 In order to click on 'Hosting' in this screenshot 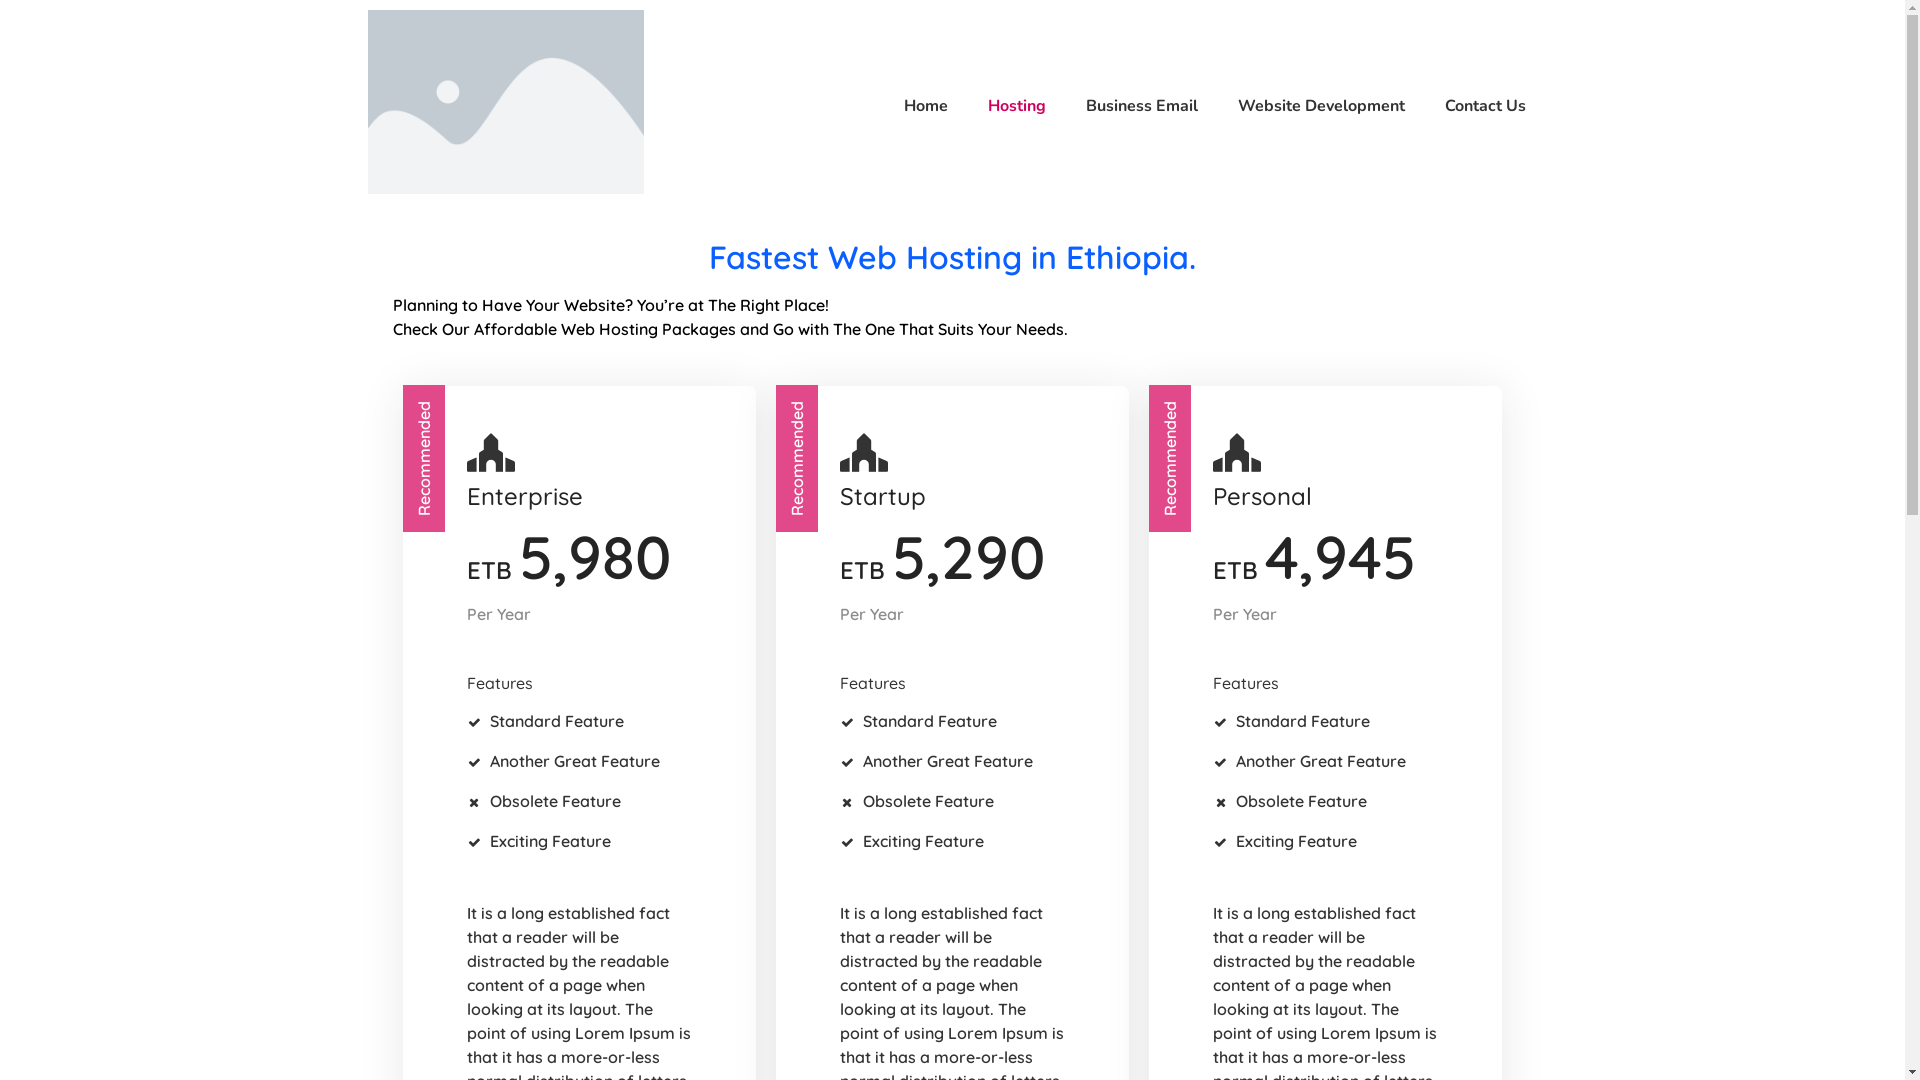, I will do `click(1007, 105)`.